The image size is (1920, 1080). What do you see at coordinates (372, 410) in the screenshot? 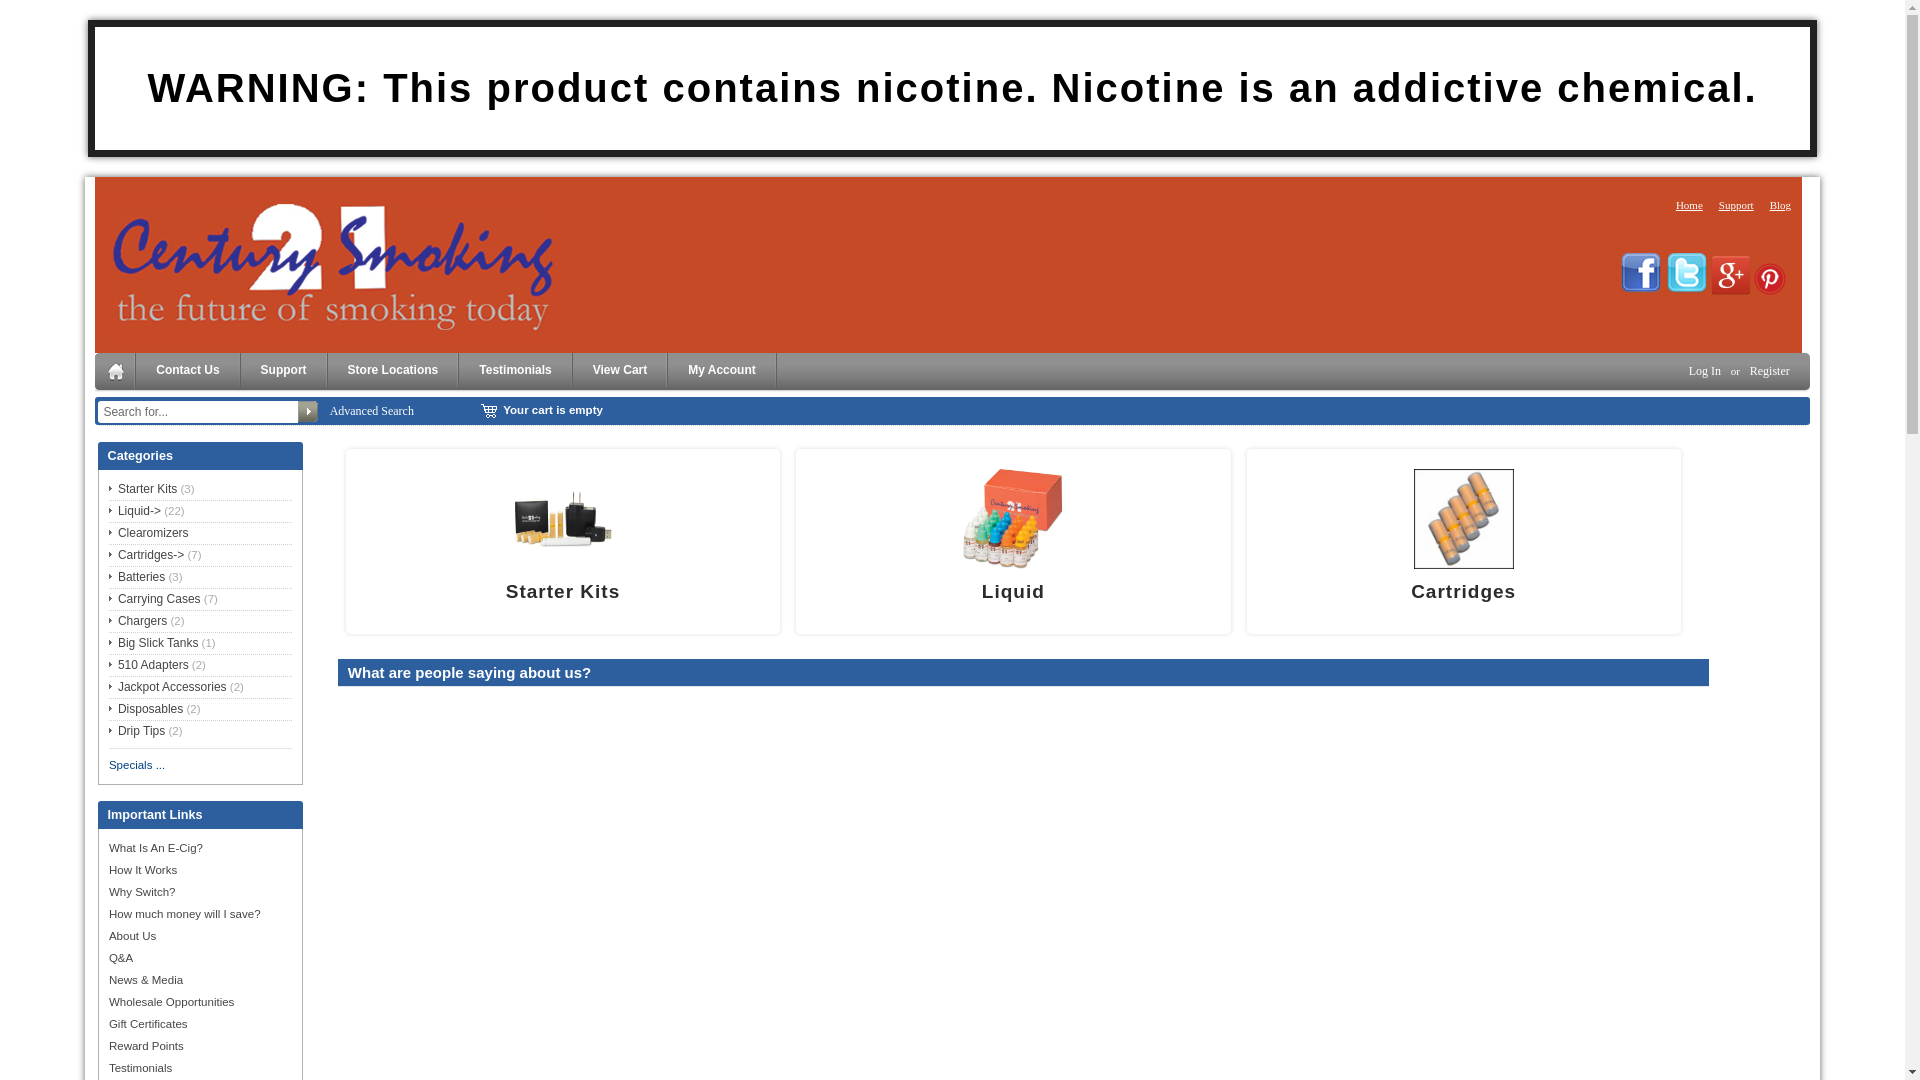
I see `'Advanced Search'` at bounding box center [372, 410].